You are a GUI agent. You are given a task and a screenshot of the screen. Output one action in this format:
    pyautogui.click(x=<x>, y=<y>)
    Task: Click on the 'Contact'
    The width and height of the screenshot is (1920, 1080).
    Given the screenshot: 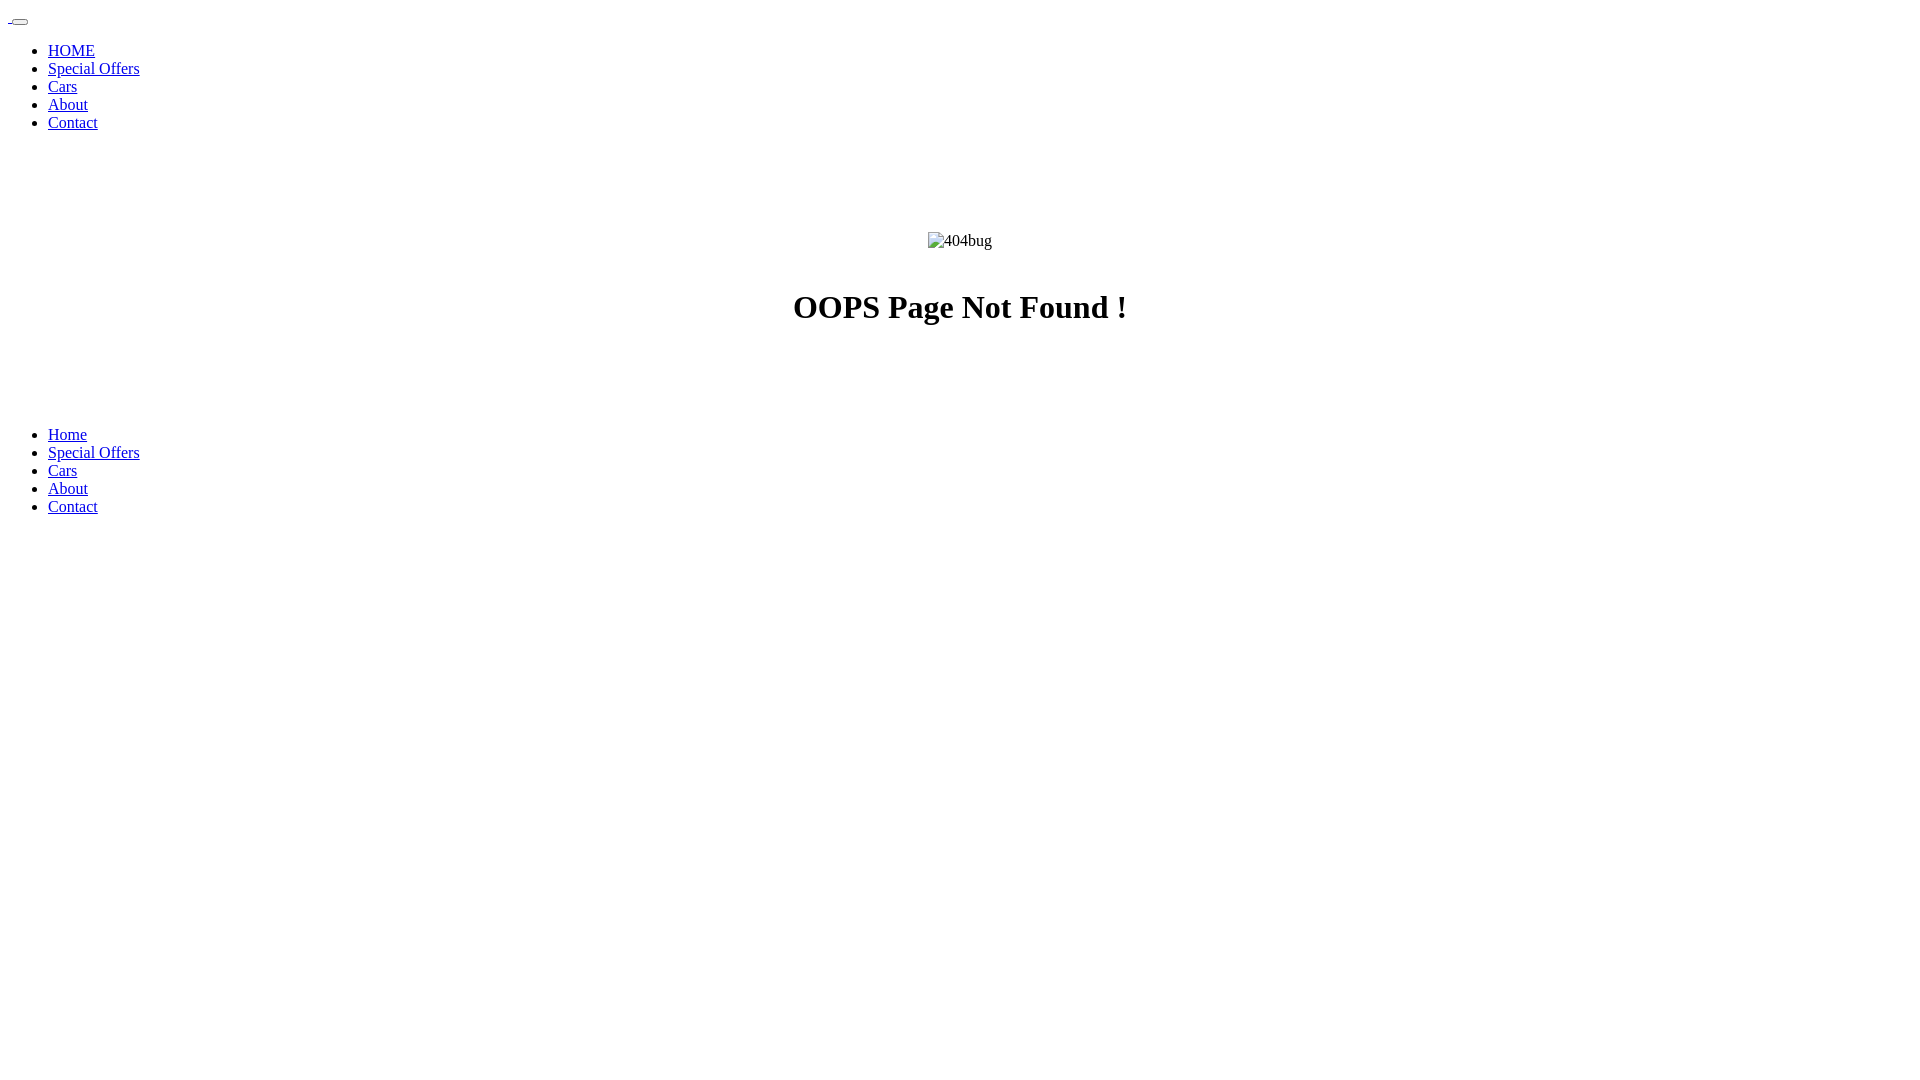 What is the action you would take?
    pyautogui.click(x=72, y=122)
    